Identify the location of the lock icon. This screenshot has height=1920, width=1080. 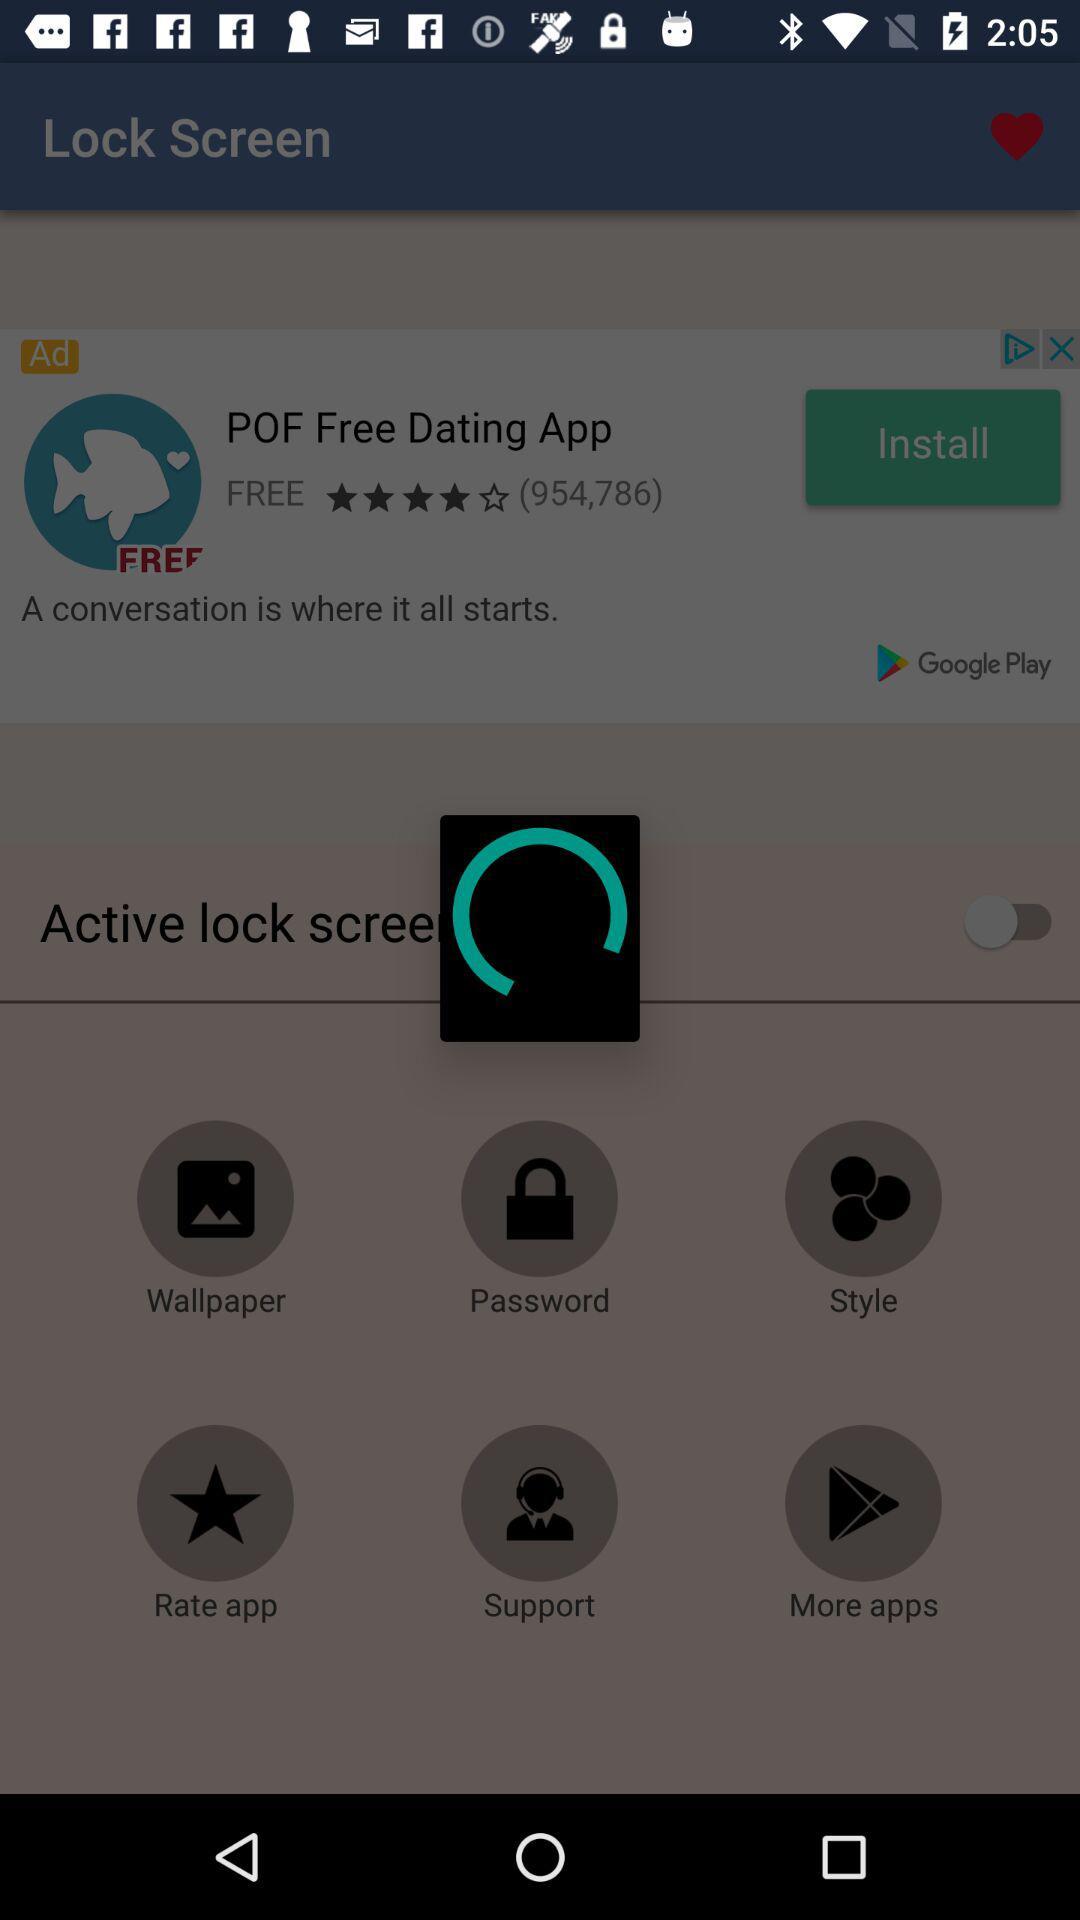
(540, 1199).